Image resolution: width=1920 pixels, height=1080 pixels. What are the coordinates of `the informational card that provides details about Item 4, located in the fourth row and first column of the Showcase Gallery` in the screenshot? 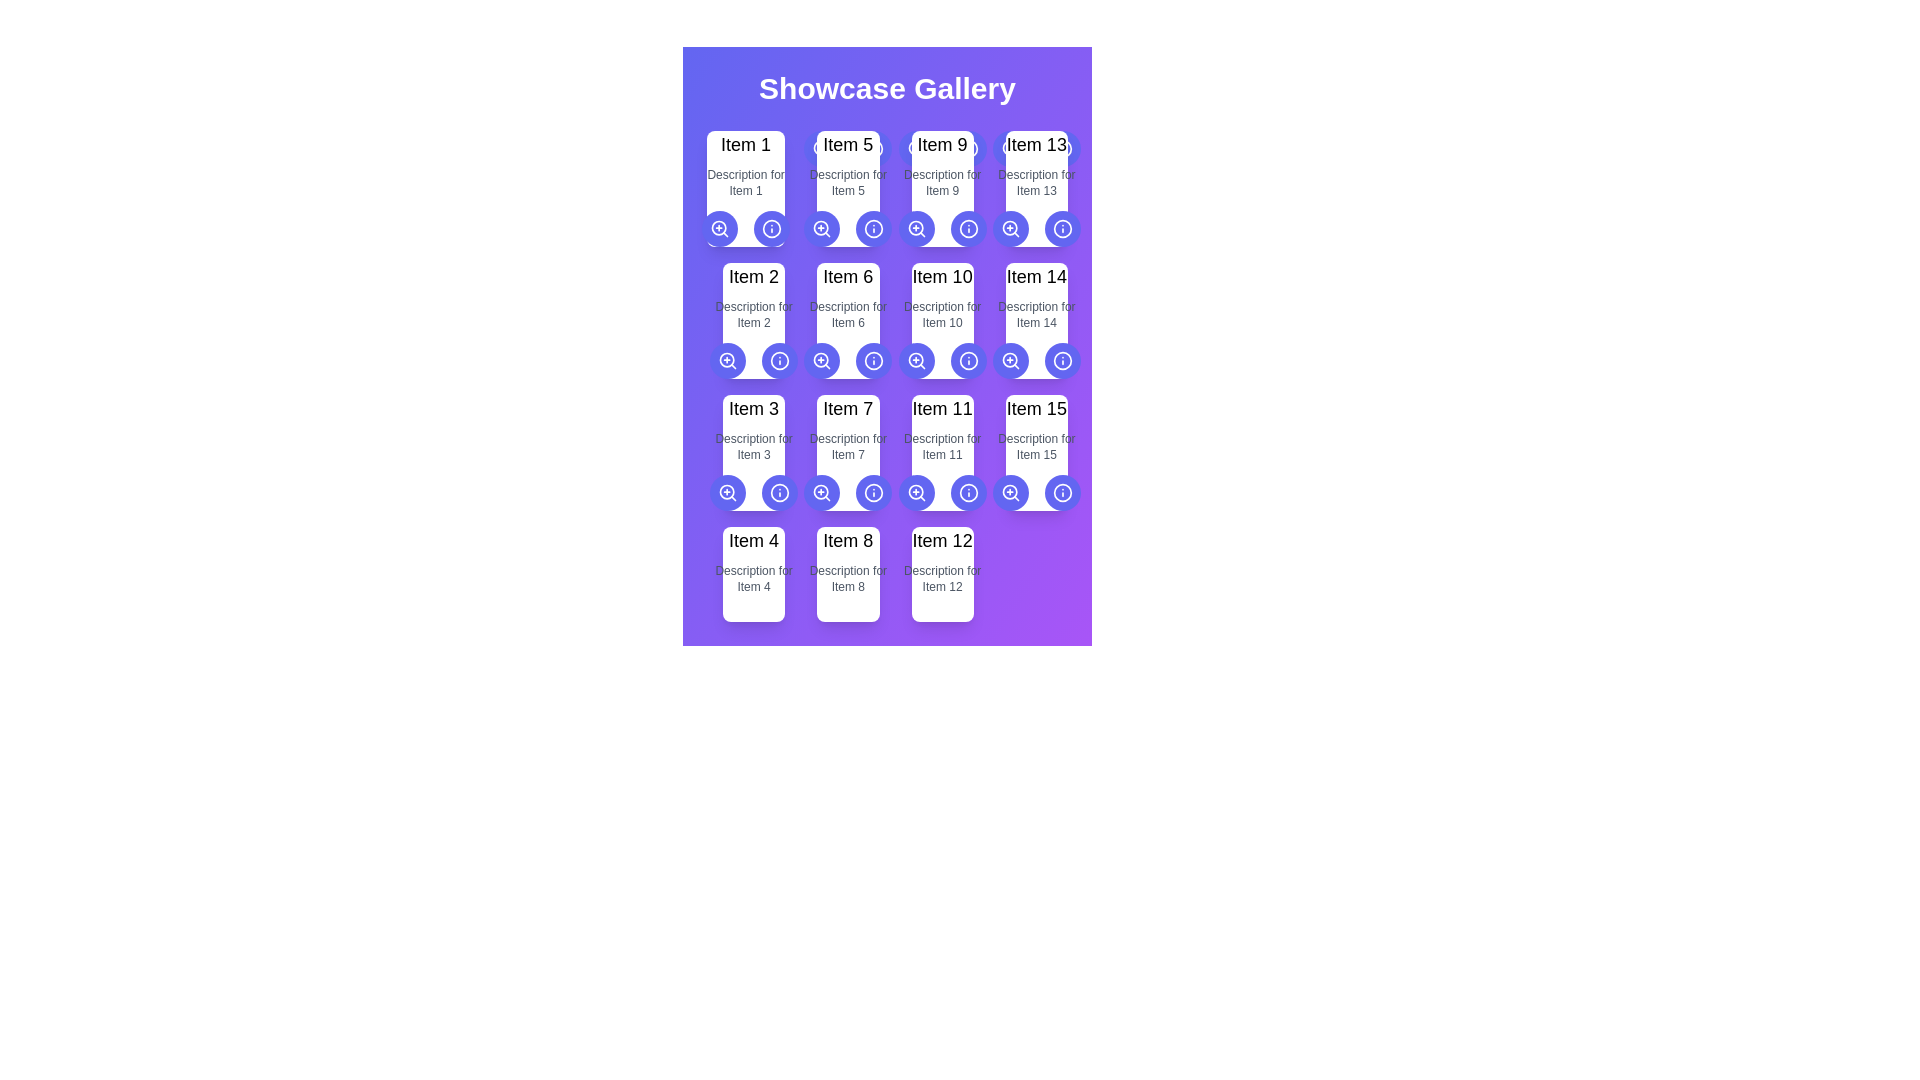 It's located at (753, 574).